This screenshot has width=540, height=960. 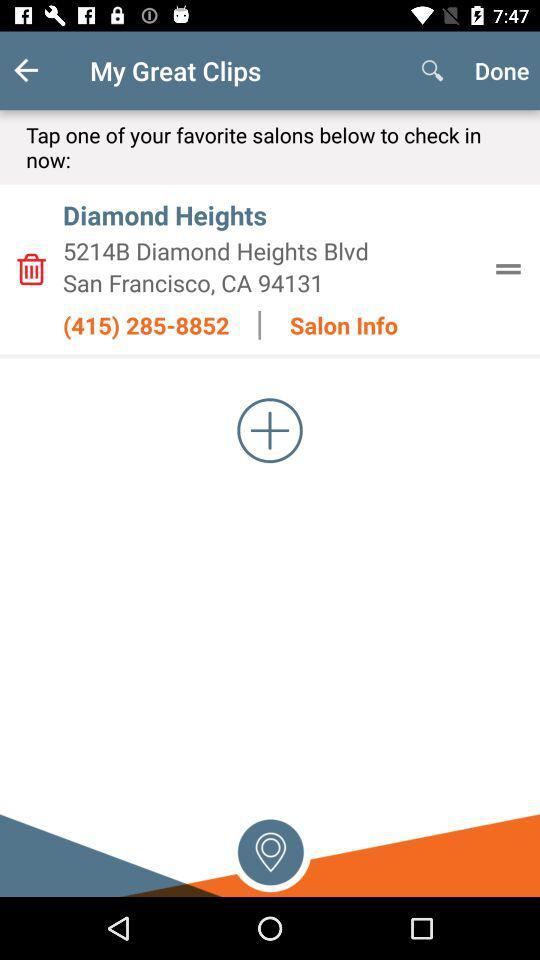 What do you see at coordinates (42, 70) in the screenshot?
I see `the item above the tap one of icon` at bounding box center [42, 70].